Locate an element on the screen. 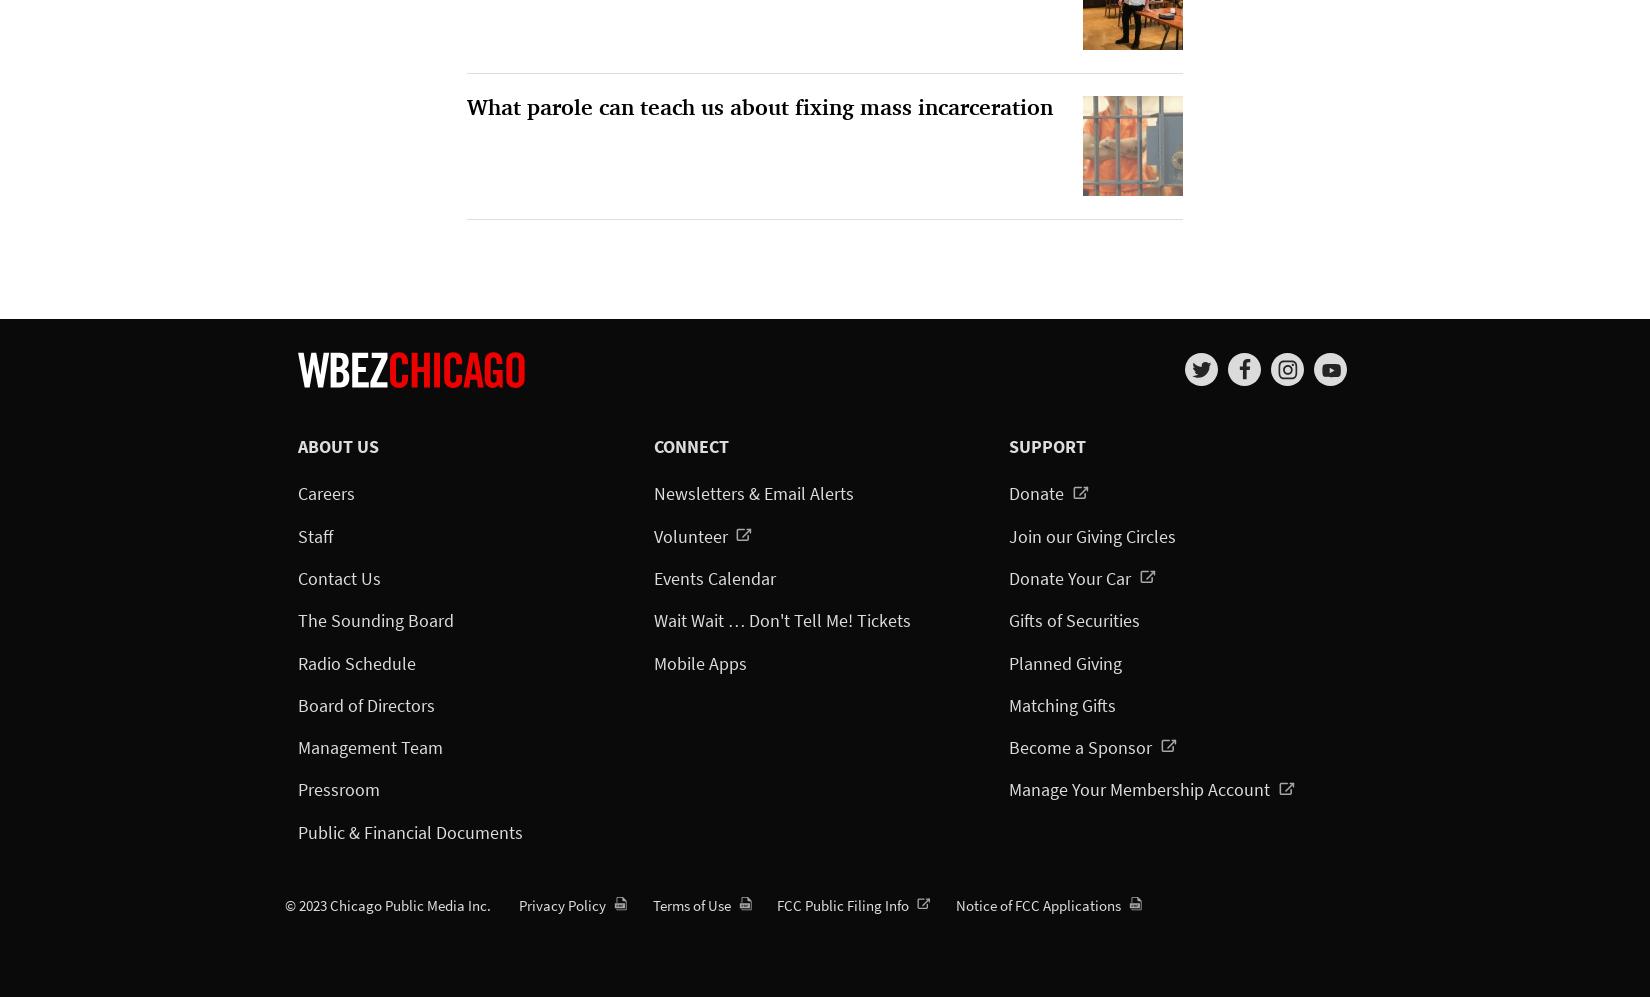 This screenshot has width=1650, height=997. 'Terms of Use' is located at coordinates (651, 903).